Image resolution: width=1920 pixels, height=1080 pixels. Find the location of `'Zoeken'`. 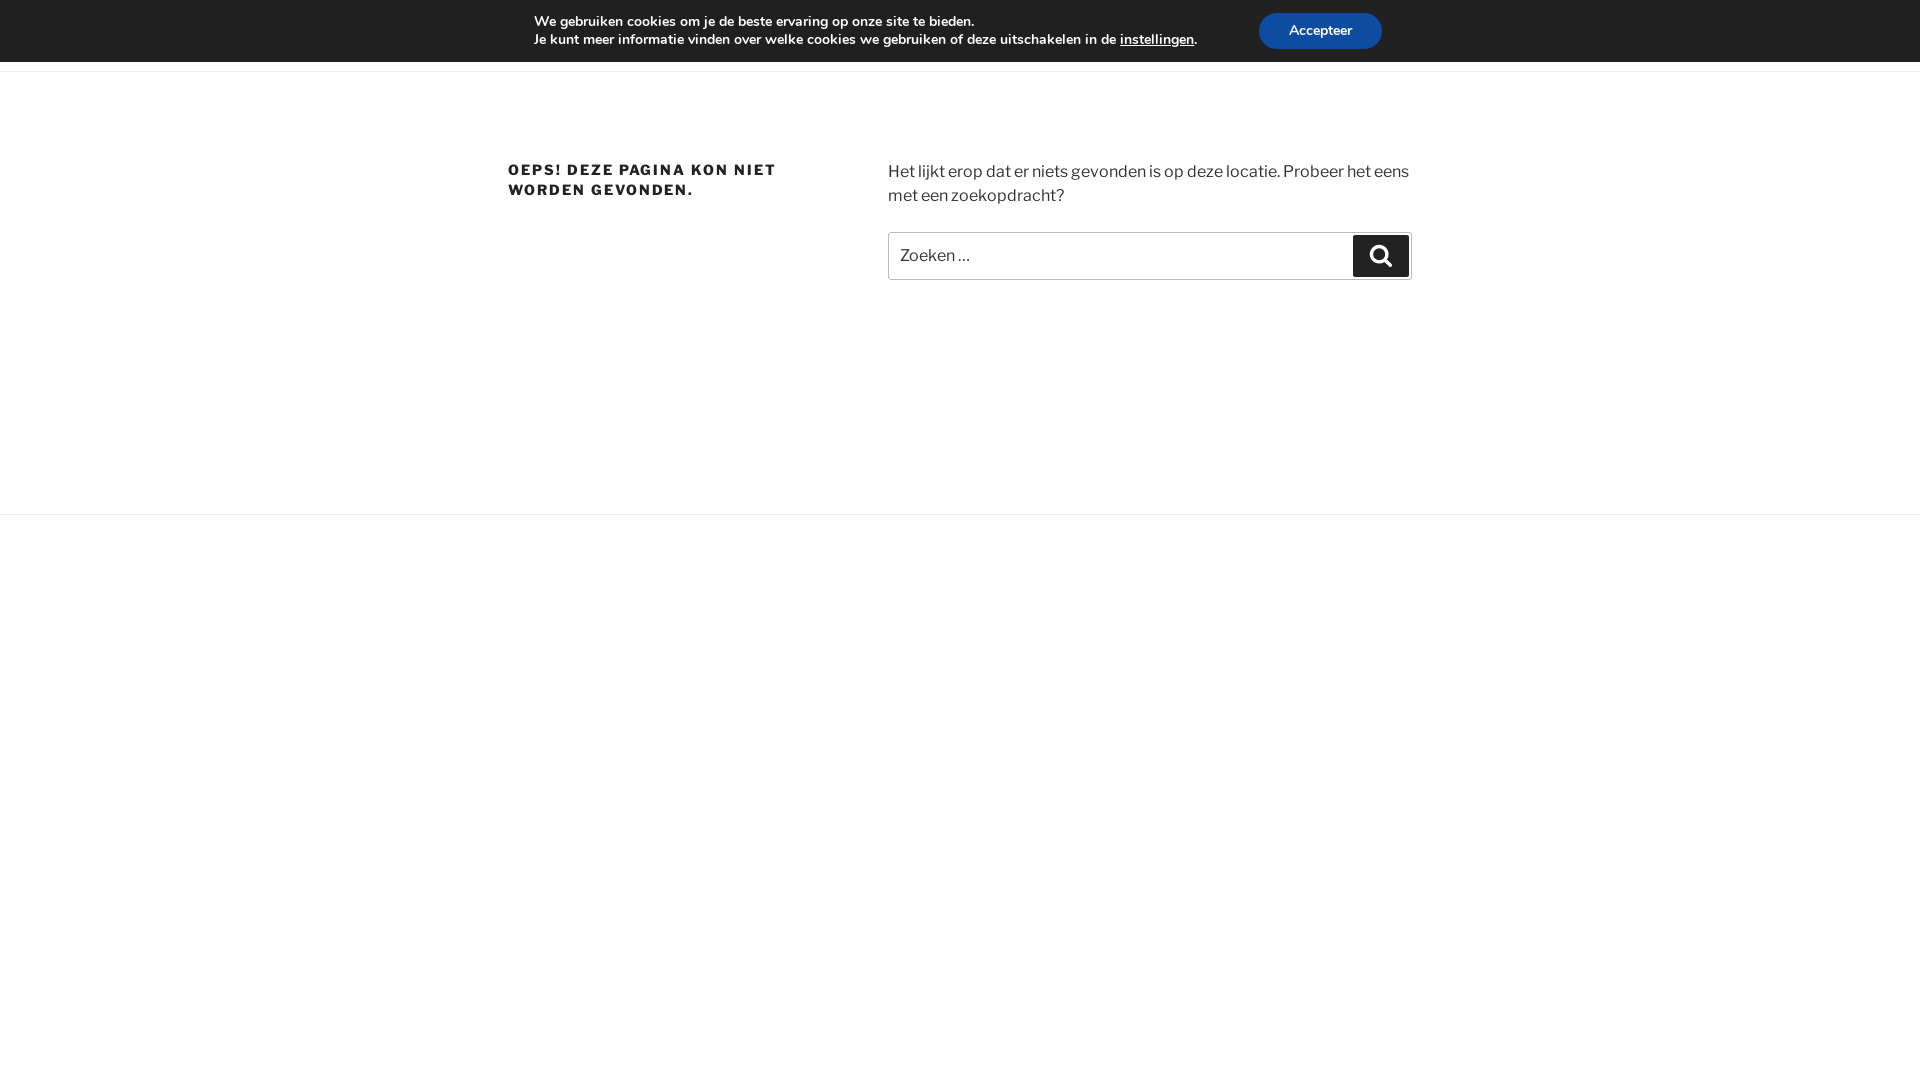

'Zoeken' is located at coordinates (1380, 254).